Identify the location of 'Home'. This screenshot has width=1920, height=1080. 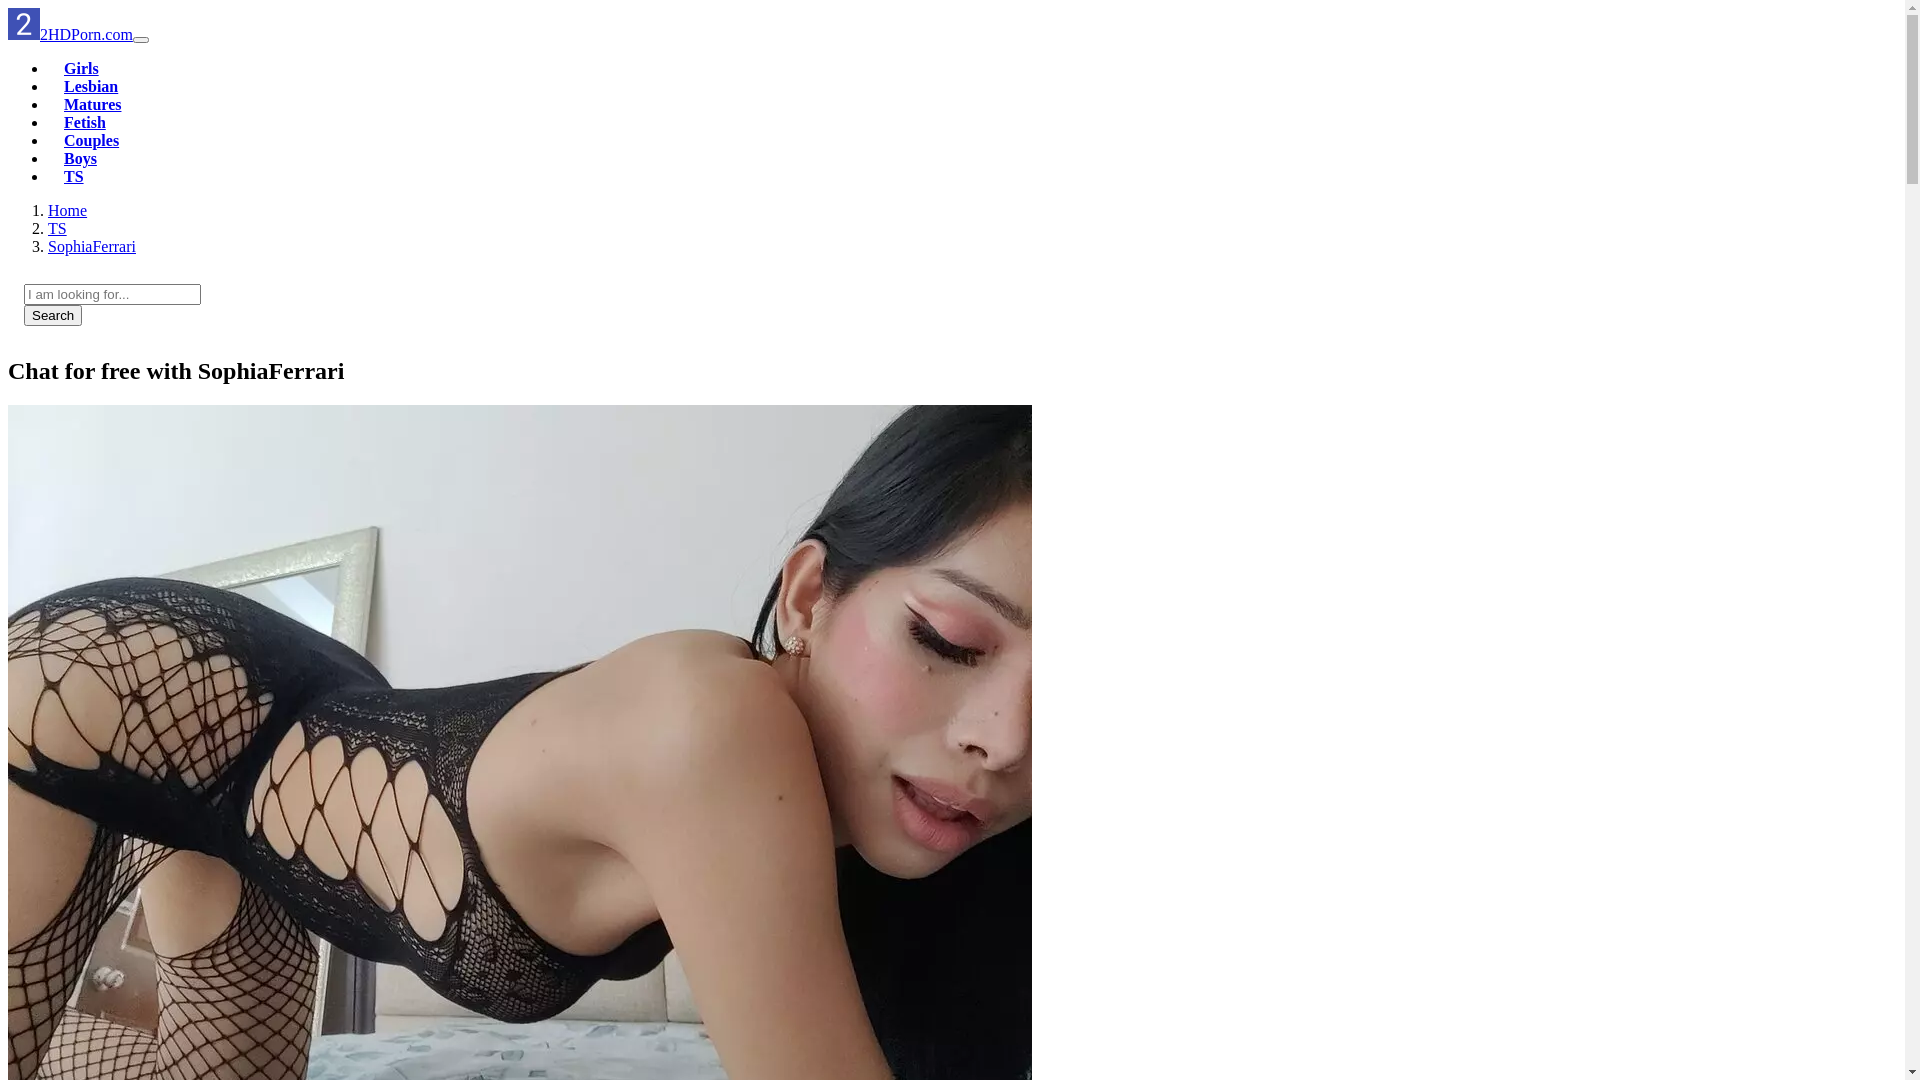
(67, 210).